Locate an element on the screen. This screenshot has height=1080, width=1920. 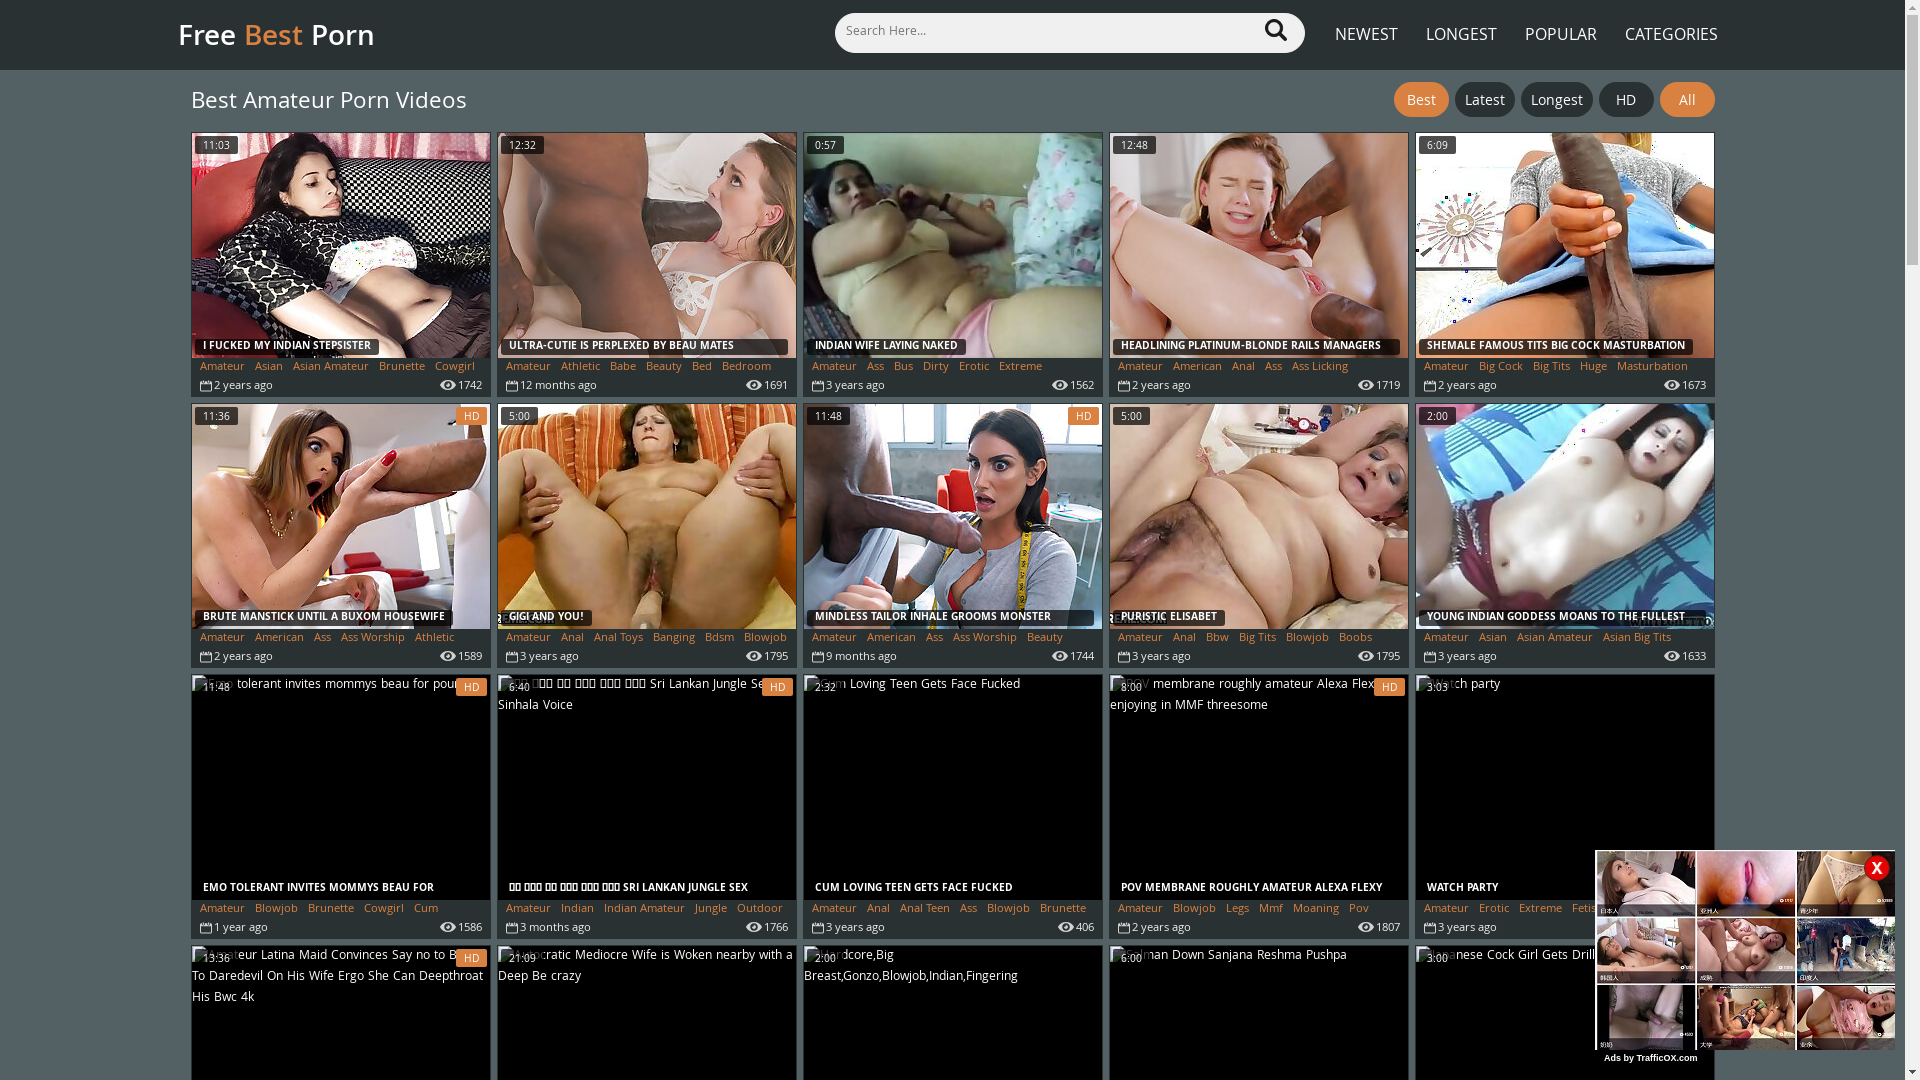
'Asian' is located at coordinates (267, 367).